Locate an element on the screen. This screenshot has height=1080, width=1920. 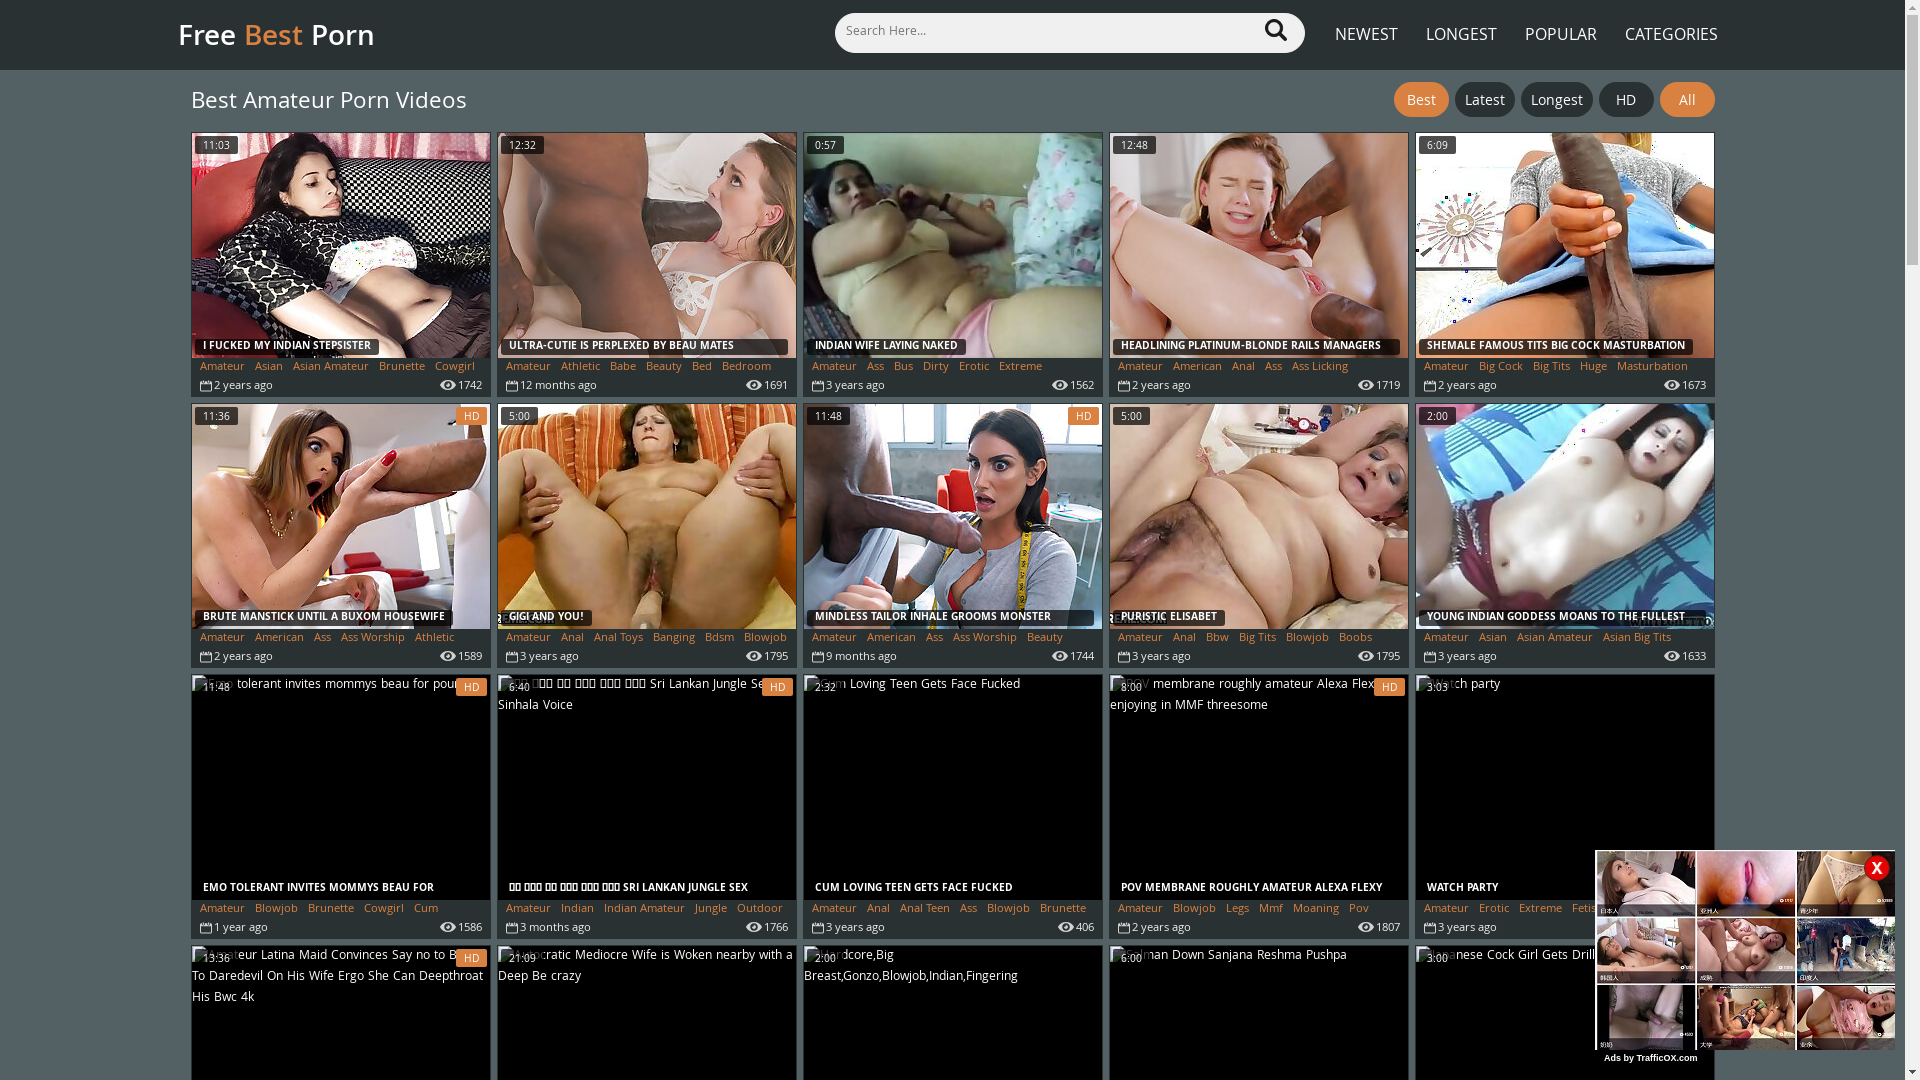
'Asian' is located at coordinates (267, 367).